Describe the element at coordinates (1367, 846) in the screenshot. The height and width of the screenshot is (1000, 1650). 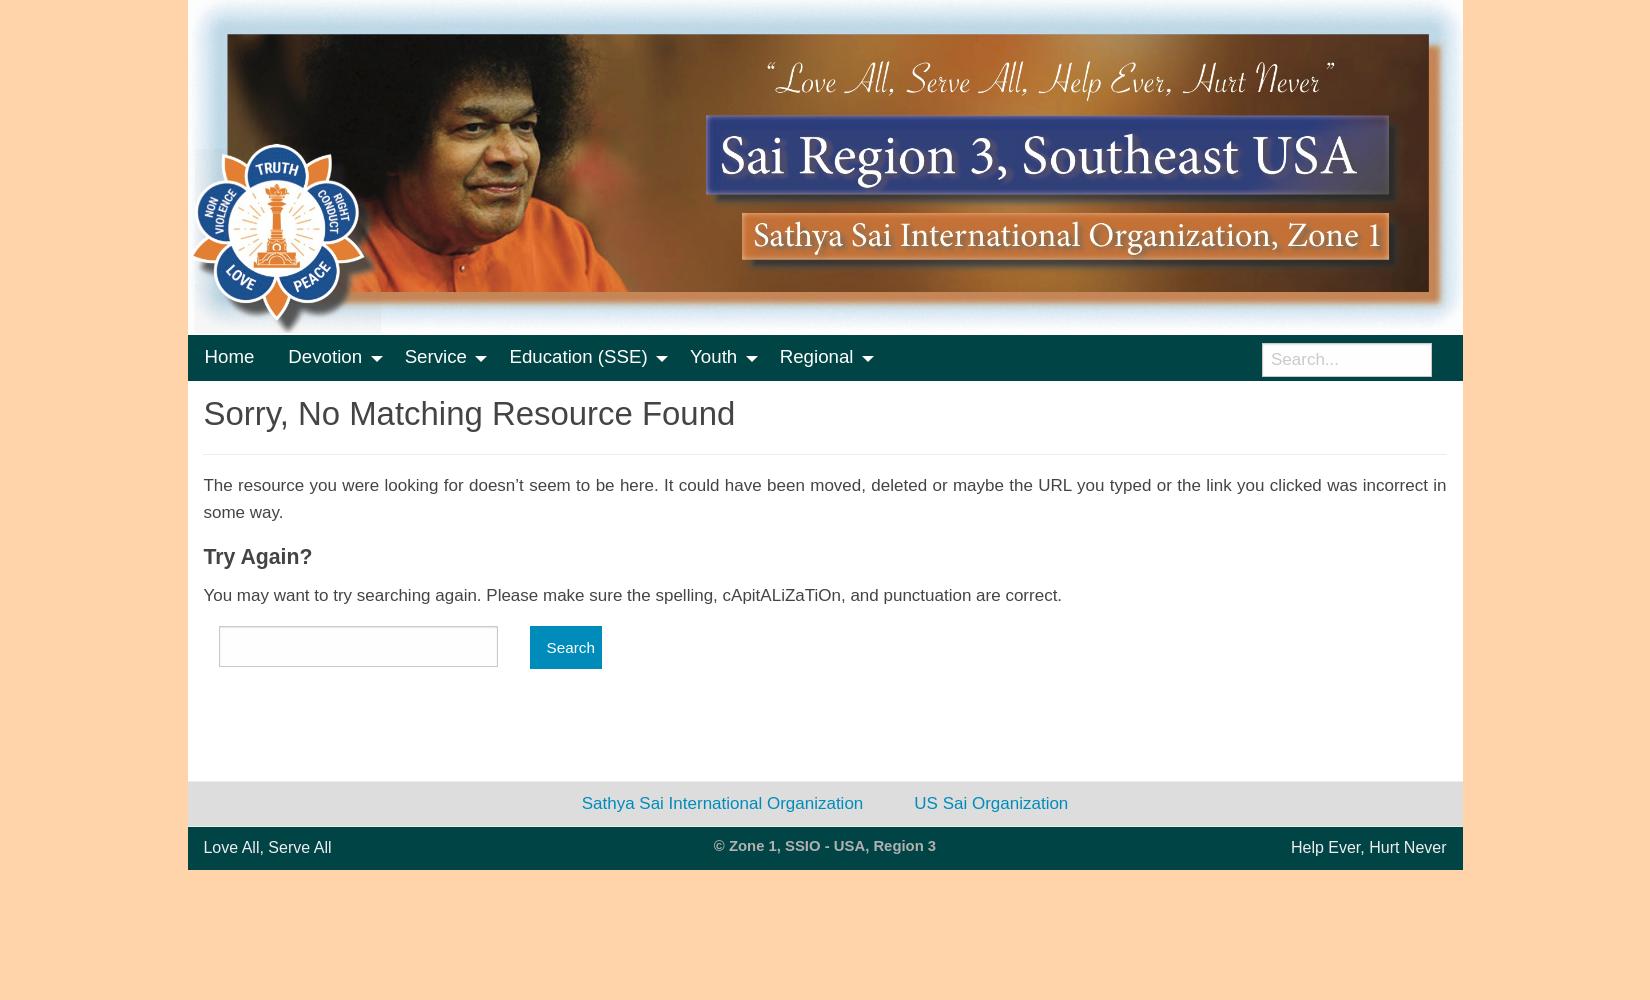
I see `'Help Ever, Hurt Never'` at that location.